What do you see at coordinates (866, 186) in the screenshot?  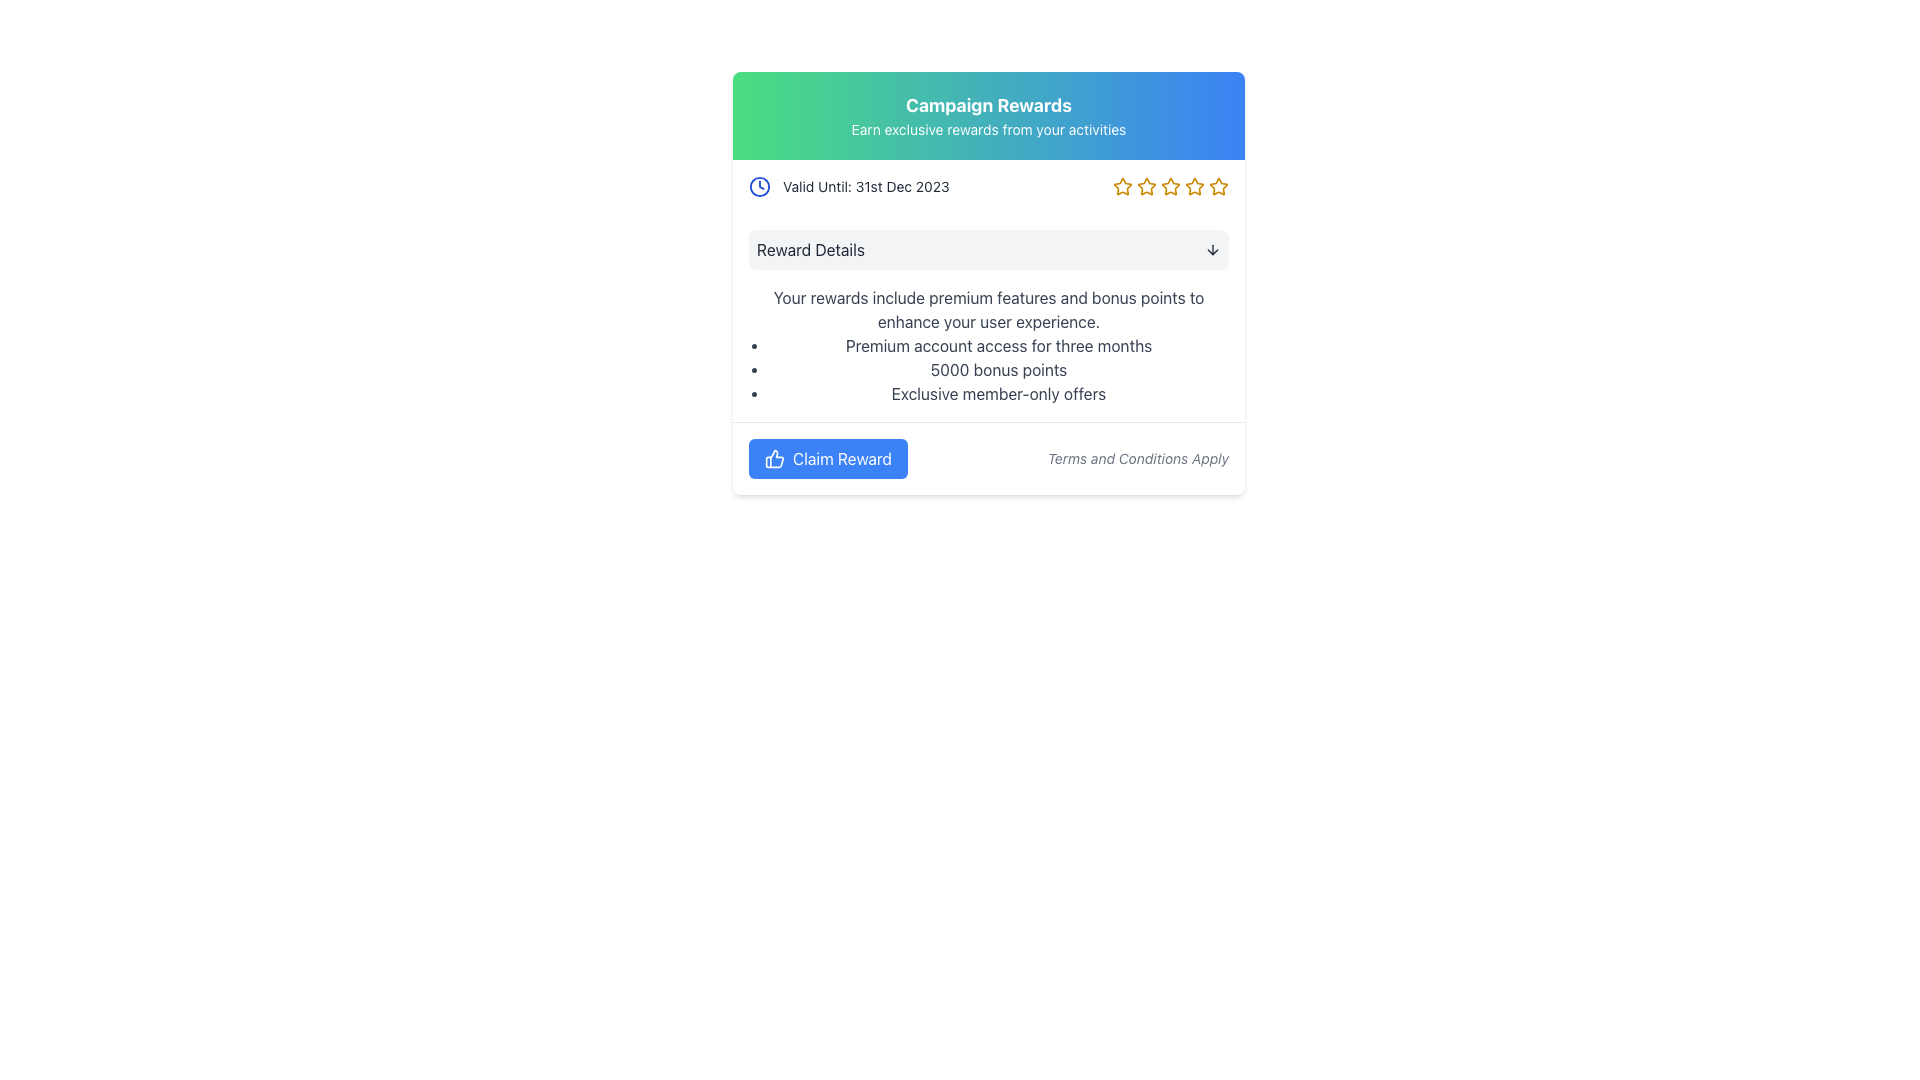 I see `the text label indicating the expiration date of the offer, which is located to the right of a clock icon in the header section of the campaign rewards card` at bounding box center [866, 186].